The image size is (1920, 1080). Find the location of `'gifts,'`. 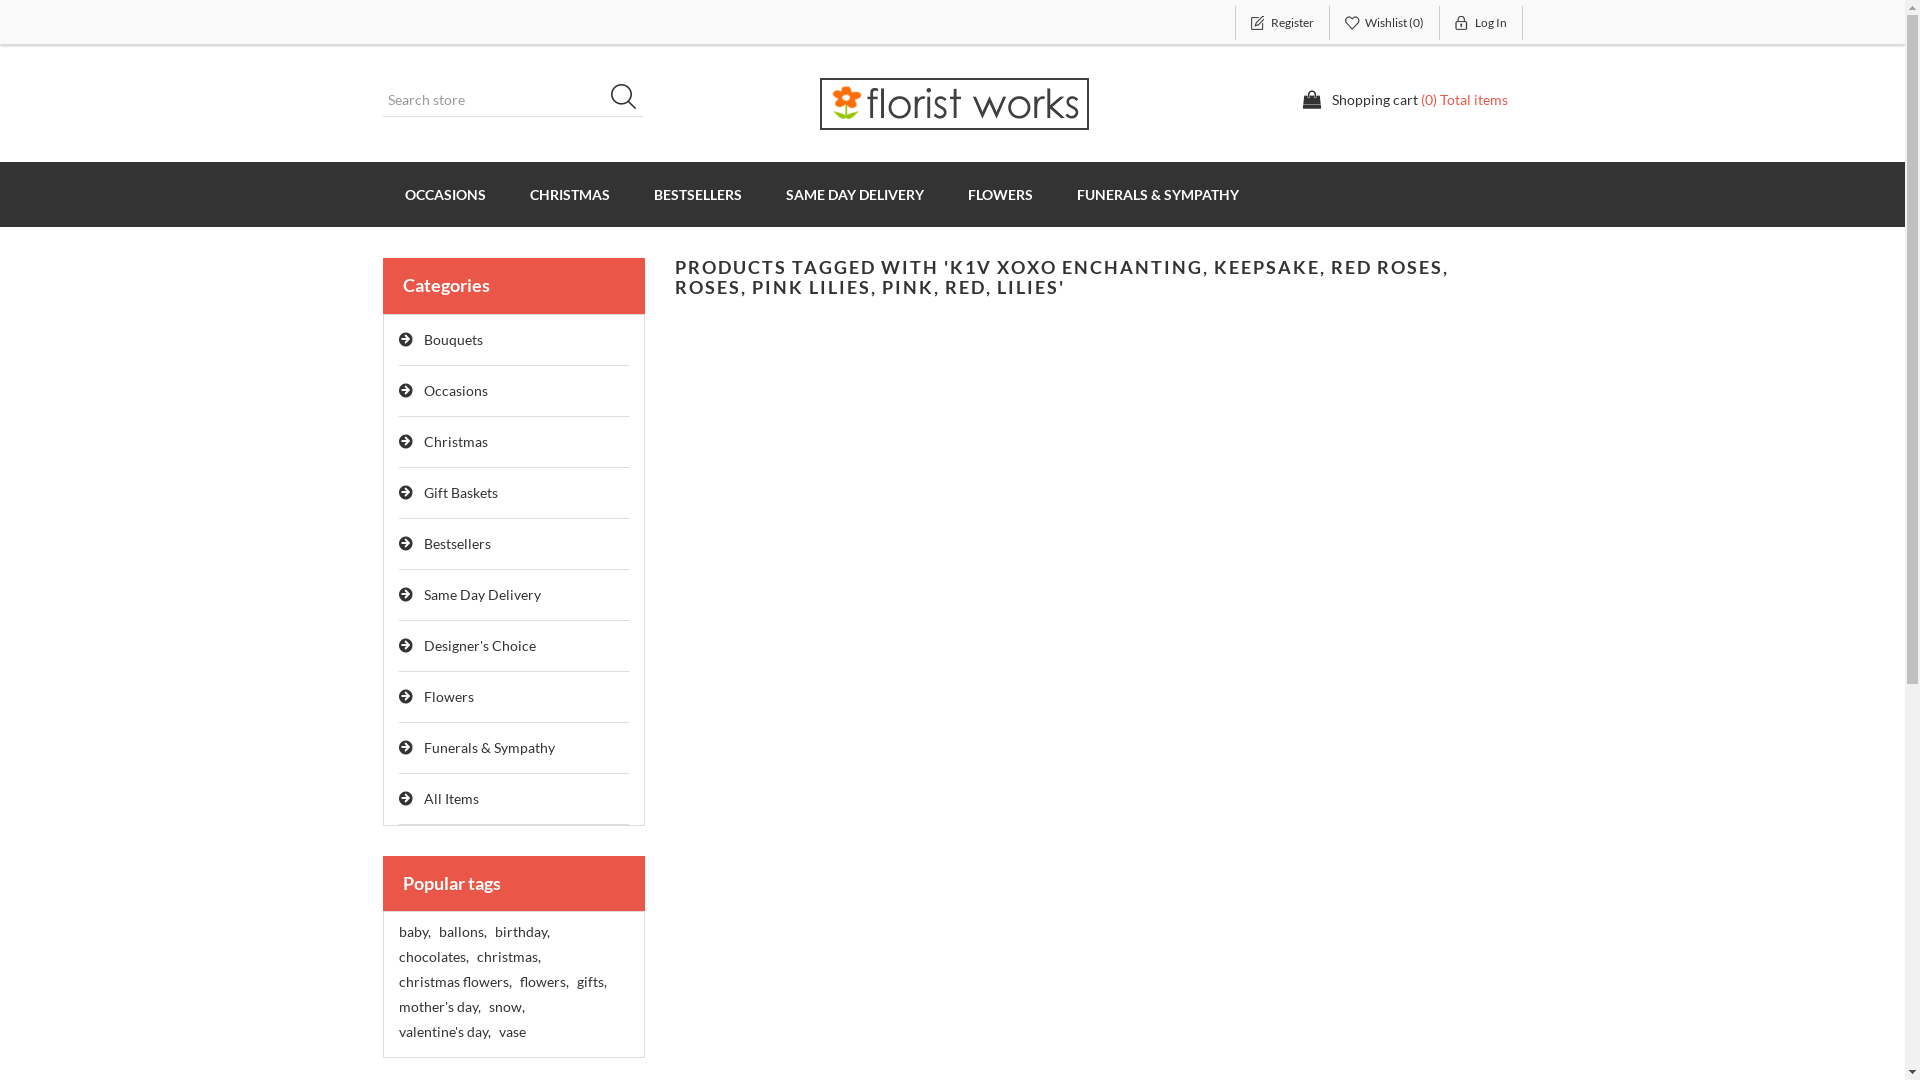

'gifts,' is located at coordinates (575, 981).